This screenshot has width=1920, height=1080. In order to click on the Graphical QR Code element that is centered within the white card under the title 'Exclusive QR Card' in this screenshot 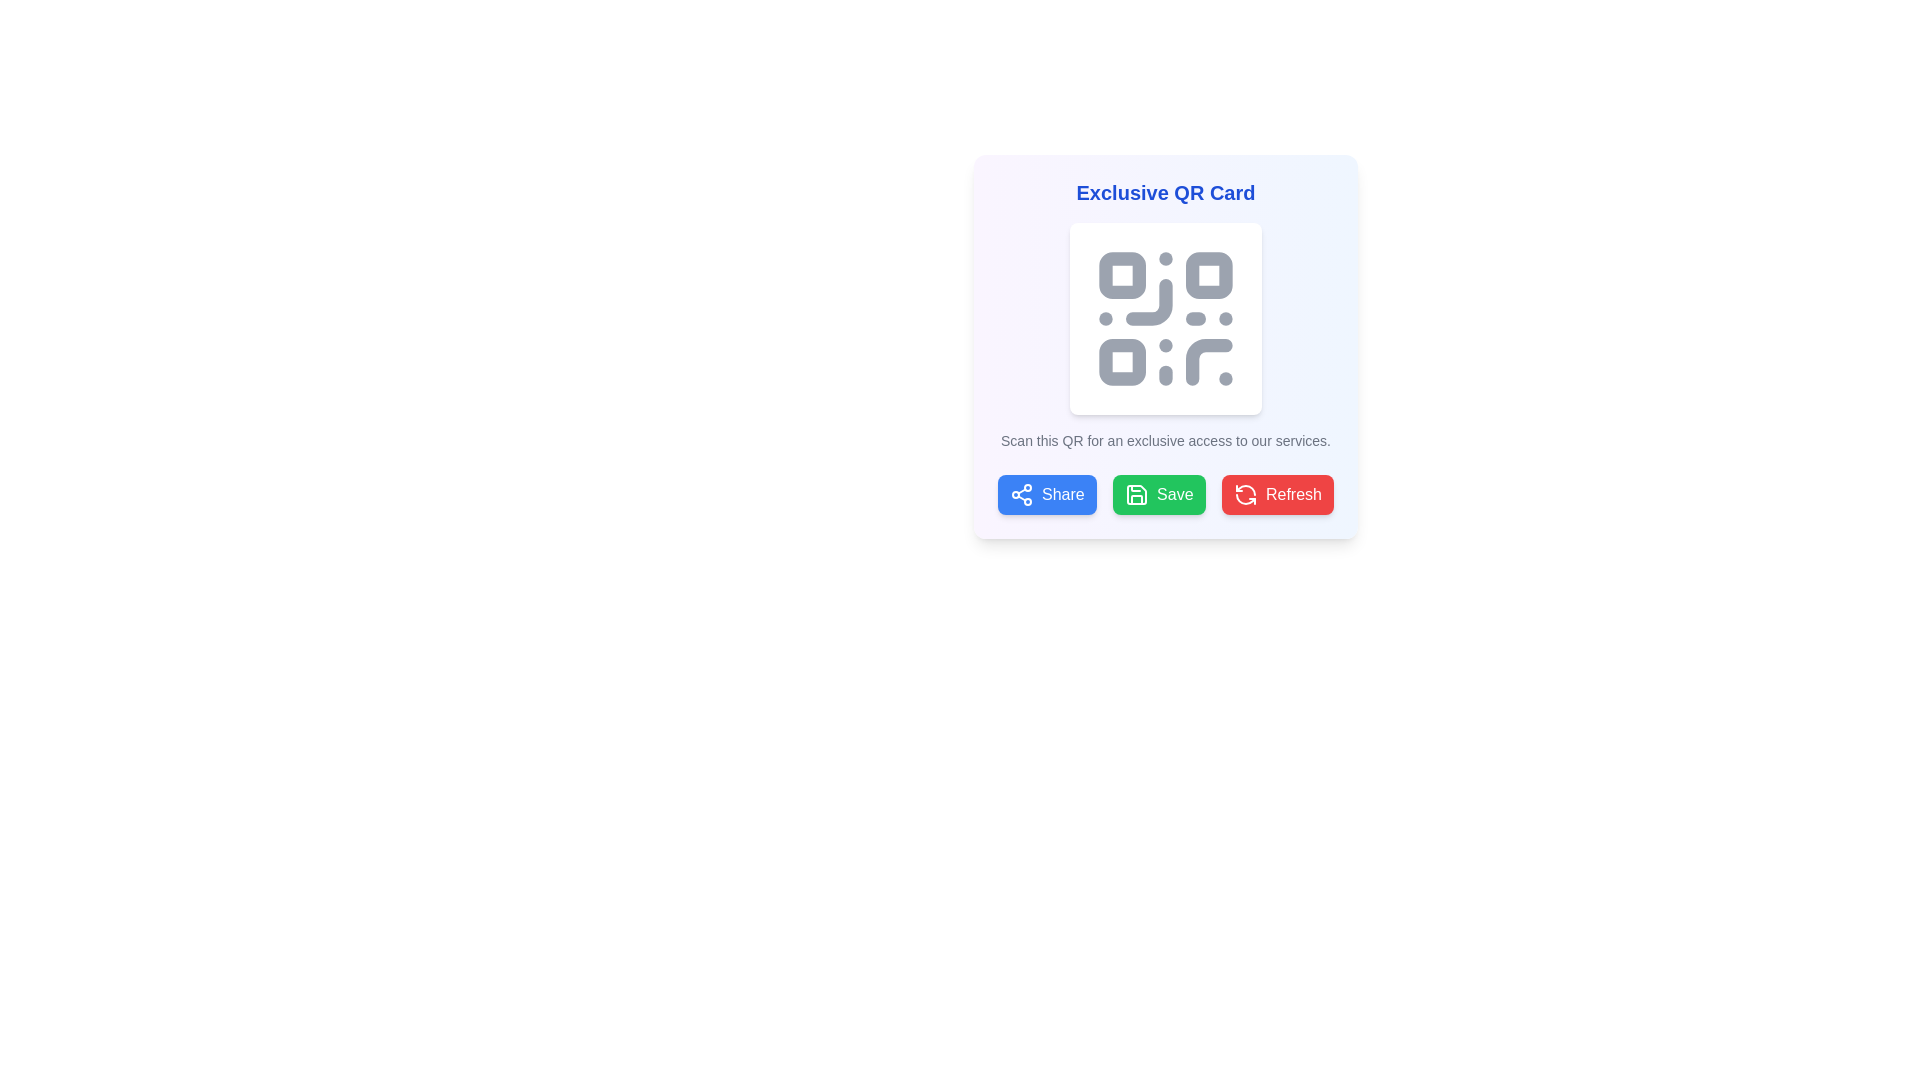, I will do `click(1166, 318)`.